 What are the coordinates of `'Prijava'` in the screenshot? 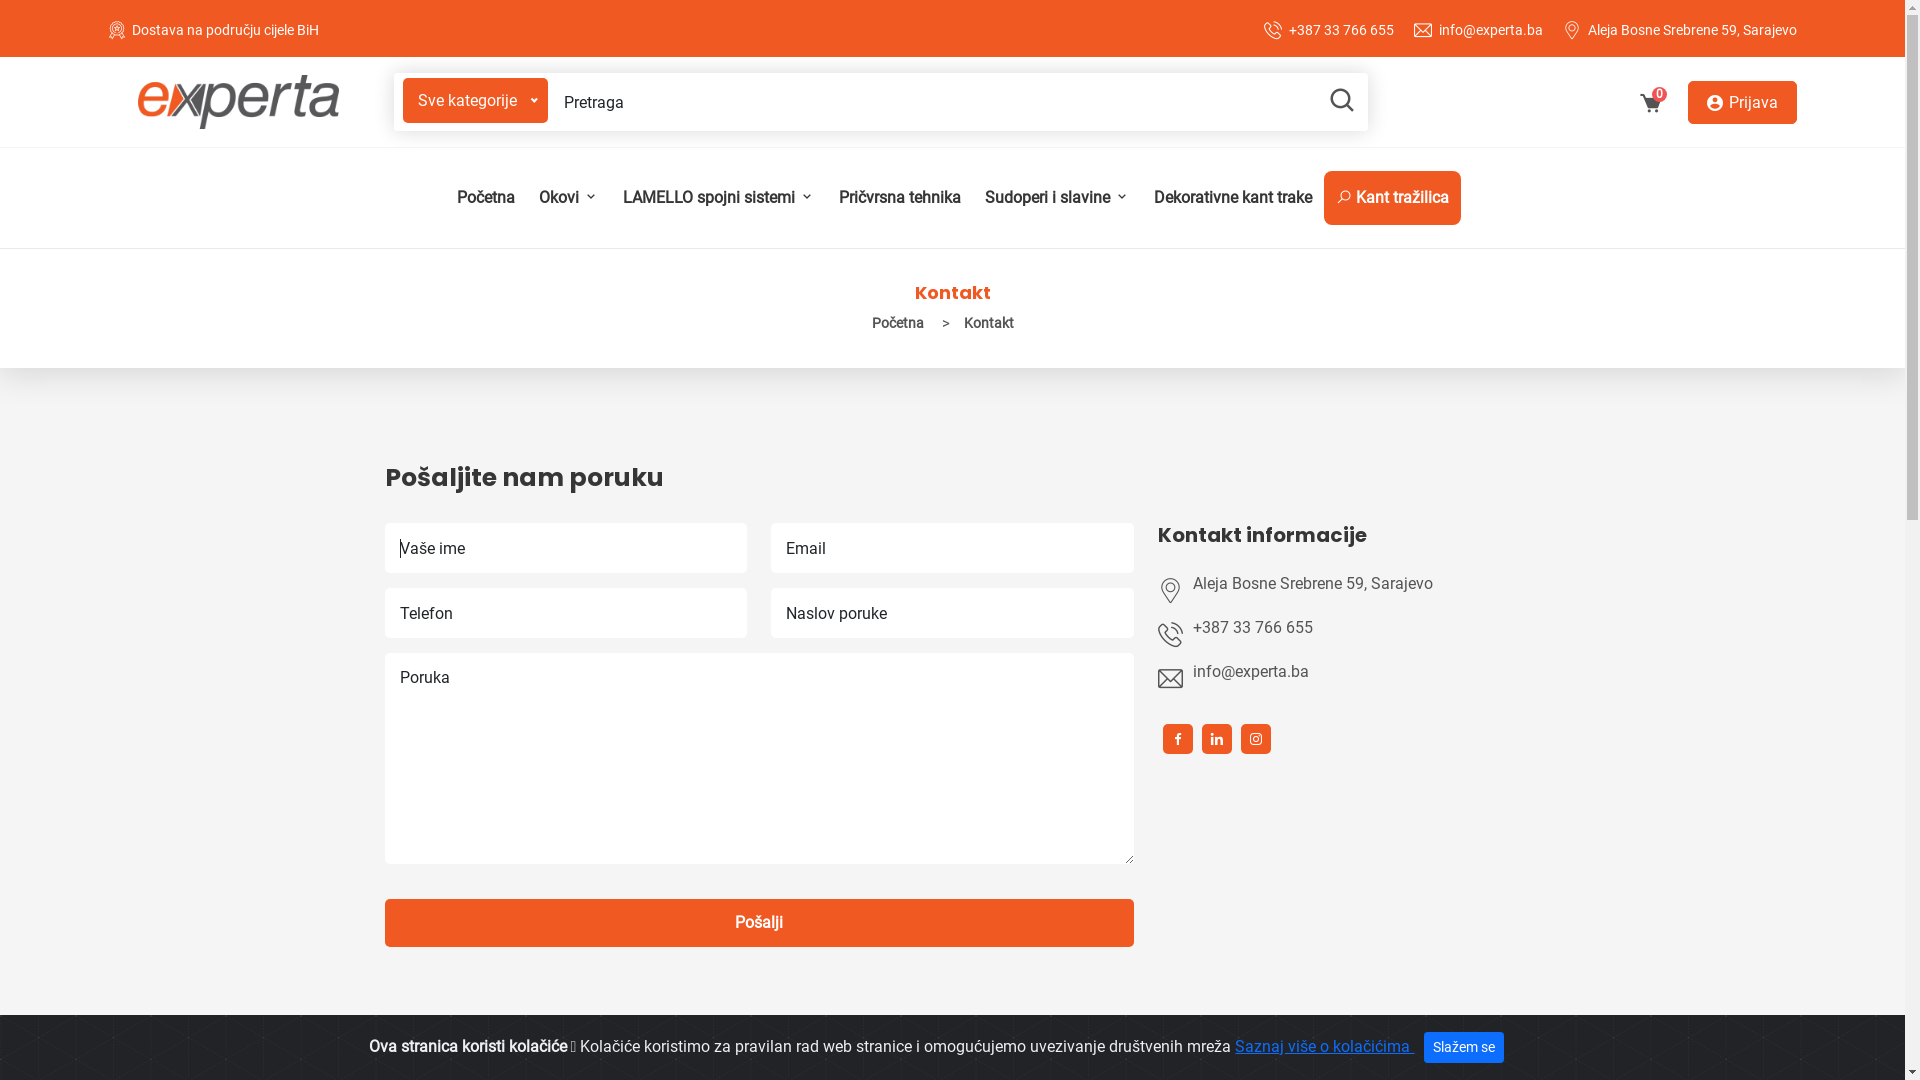 It's located at (1741, 101).